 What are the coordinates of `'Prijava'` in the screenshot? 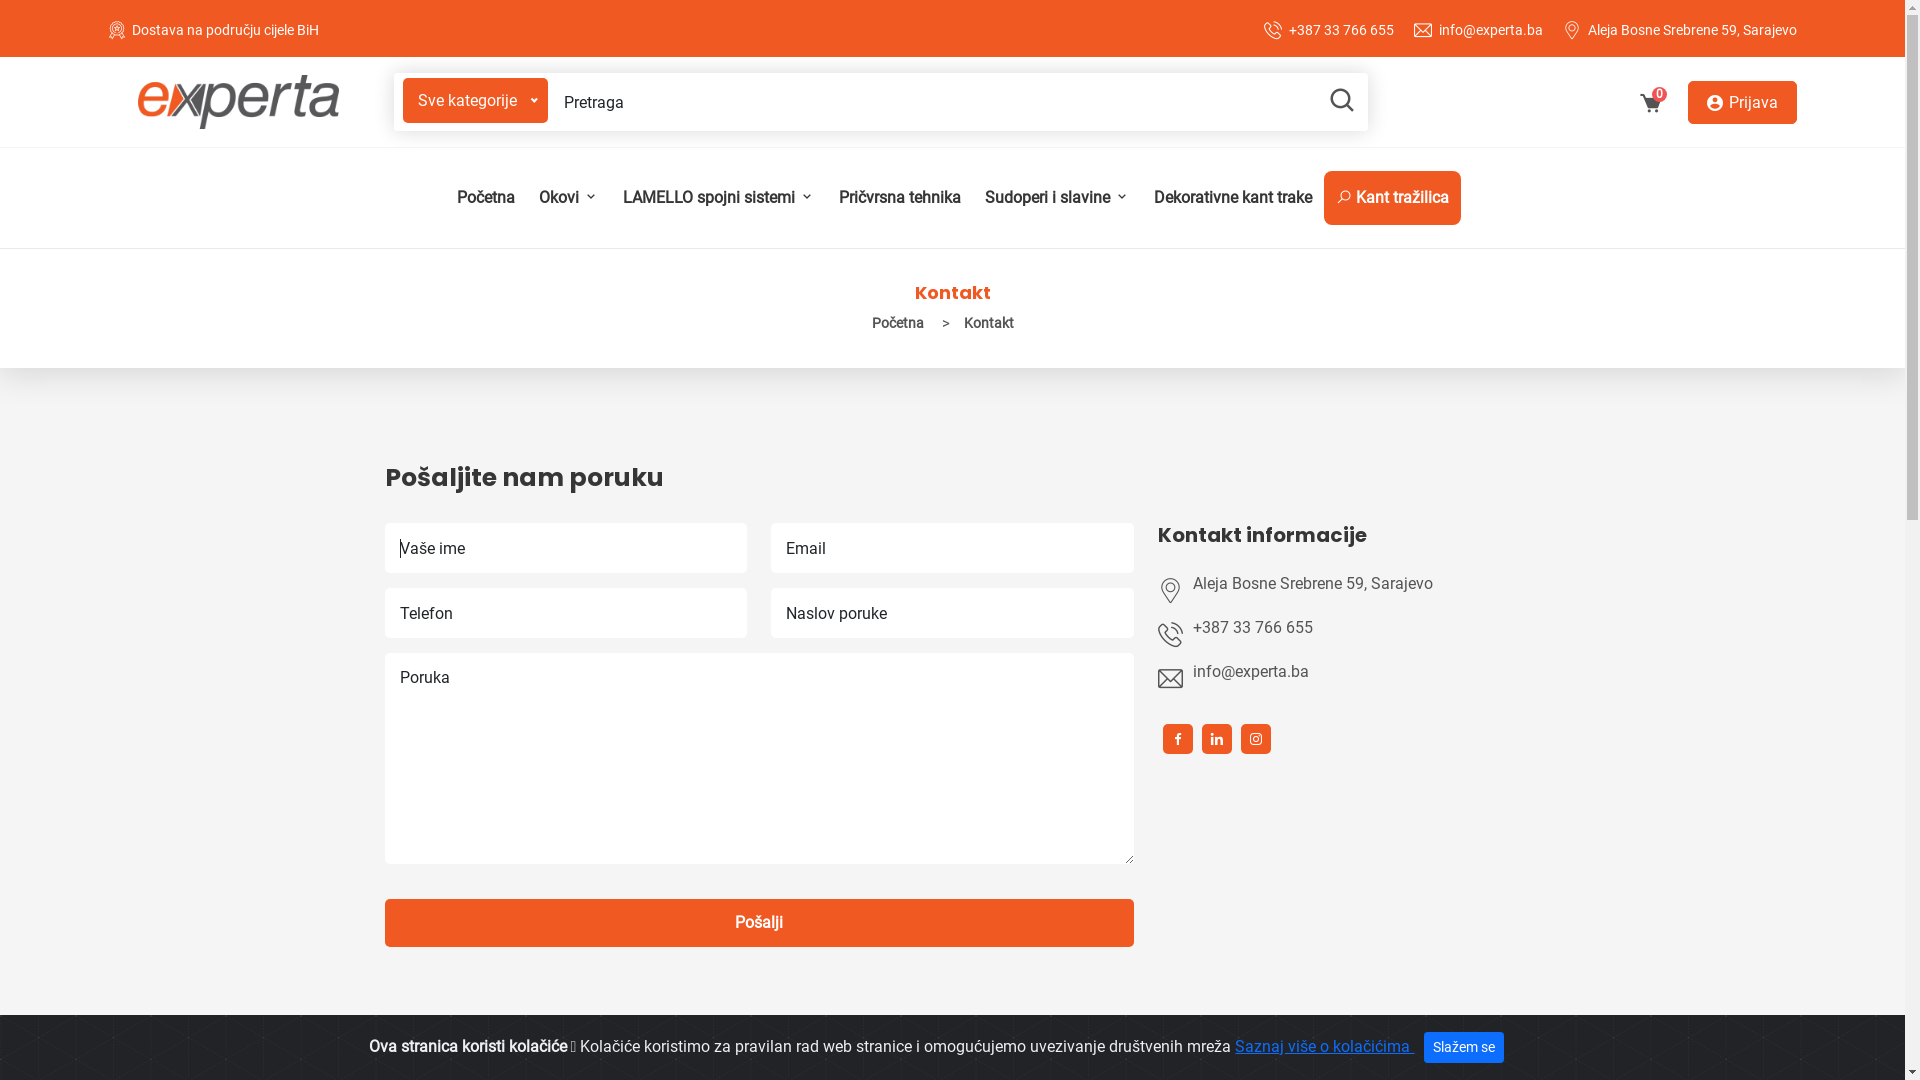 It's located at (1741, 101).